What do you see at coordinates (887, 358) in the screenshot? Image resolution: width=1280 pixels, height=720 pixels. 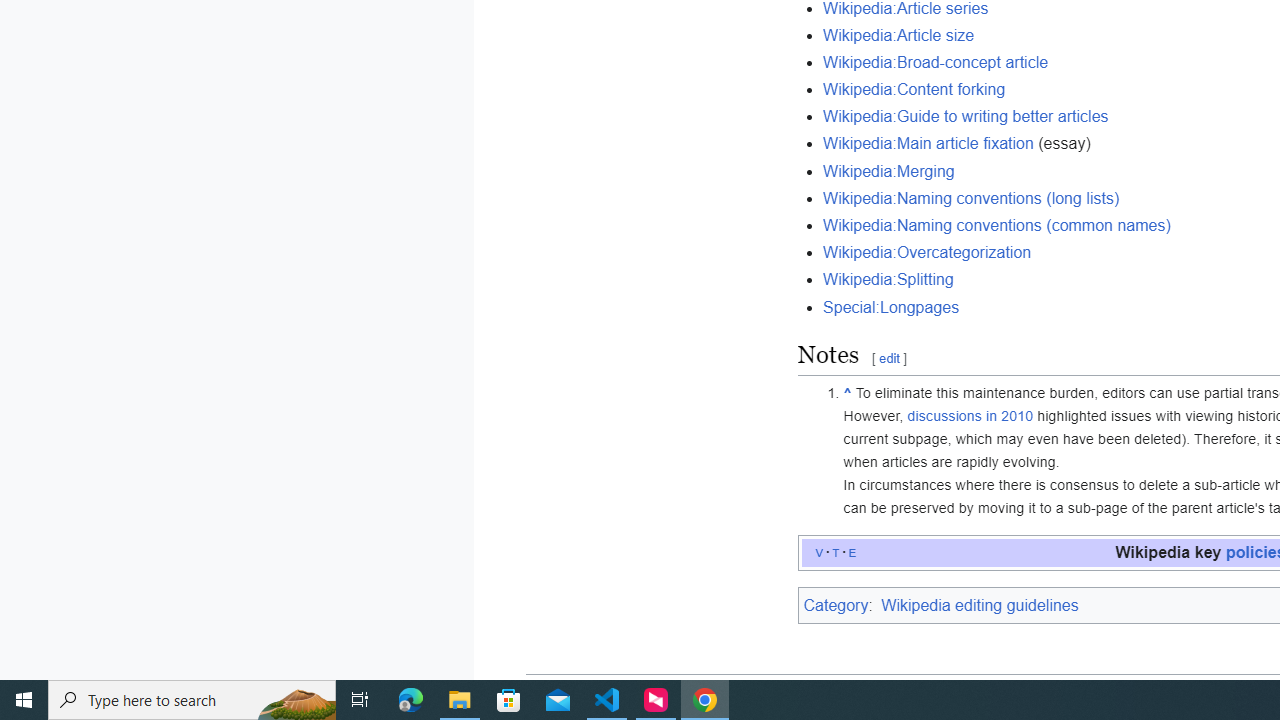 I see `'edit'` at bounding box center [887, 358].